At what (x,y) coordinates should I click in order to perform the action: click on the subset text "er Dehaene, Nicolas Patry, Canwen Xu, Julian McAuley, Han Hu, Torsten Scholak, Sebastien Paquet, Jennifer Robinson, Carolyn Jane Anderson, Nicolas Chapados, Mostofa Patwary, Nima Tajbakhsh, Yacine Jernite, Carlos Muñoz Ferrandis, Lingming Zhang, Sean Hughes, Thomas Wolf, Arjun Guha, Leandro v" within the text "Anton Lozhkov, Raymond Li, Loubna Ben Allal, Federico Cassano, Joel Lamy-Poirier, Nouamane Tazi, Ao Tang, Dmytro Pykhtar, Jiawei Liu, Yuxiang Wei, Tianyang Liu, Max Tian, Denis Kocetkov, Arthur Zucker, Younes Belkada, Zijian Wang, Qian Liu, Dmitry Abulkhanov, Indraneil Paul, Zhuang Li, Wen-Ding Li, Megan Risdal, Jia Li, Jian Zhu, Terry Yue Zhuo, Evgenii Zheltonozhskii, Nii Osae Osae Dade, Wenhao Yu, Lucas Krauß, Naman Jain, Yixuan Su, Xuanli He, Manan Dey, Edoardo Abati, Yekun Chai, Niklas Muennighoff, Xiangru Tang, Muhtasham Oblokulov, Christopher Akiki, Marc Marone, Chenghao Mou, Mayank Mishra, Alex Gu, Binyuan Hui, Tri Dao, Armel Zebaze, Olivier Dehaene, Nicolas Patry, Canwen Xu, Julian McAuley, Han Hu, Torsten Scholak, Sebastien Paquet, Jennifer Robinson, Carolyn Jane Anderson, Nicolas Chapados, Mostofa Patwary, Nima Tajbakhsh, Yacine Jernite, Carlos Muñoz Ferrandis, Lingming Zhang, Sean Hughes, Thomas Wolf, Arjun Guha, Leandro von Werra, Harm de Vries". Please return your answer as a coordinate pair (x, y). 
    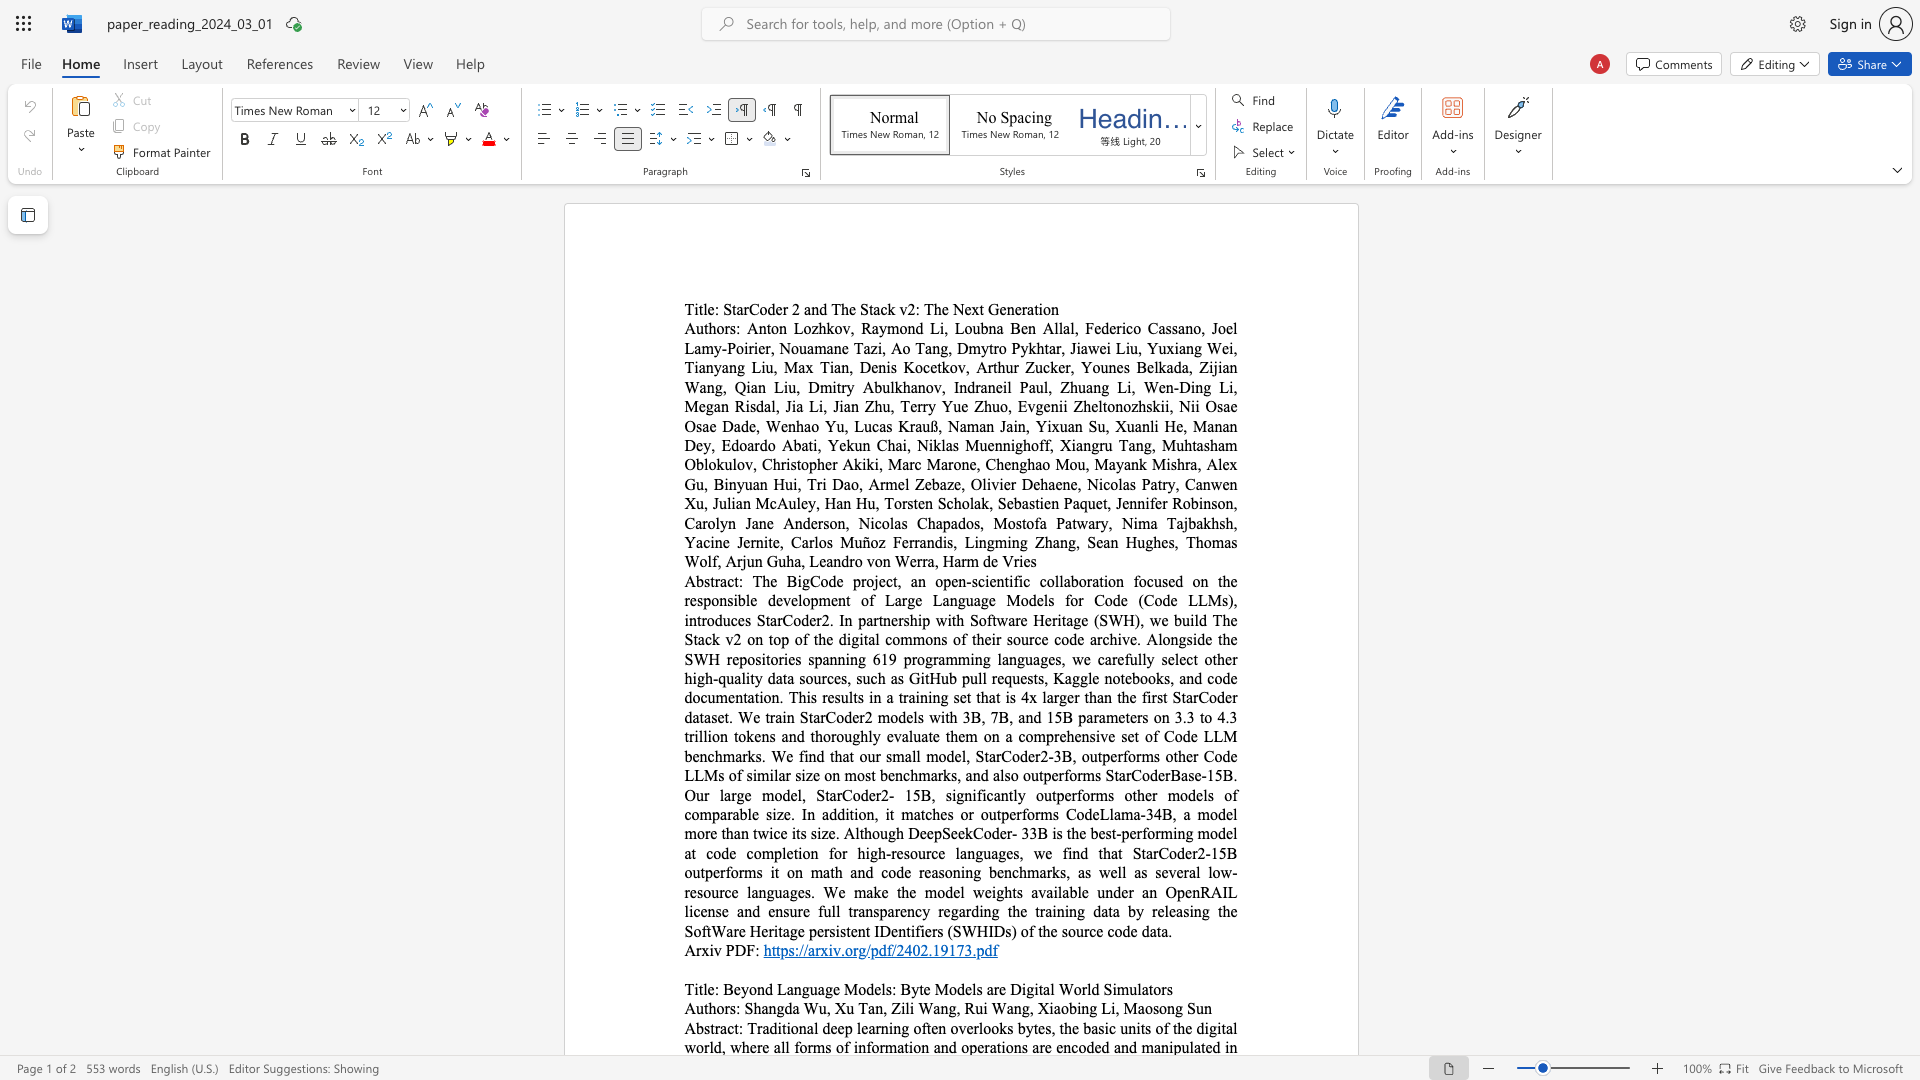
    Looking at the image, I should click on (1003, 484).